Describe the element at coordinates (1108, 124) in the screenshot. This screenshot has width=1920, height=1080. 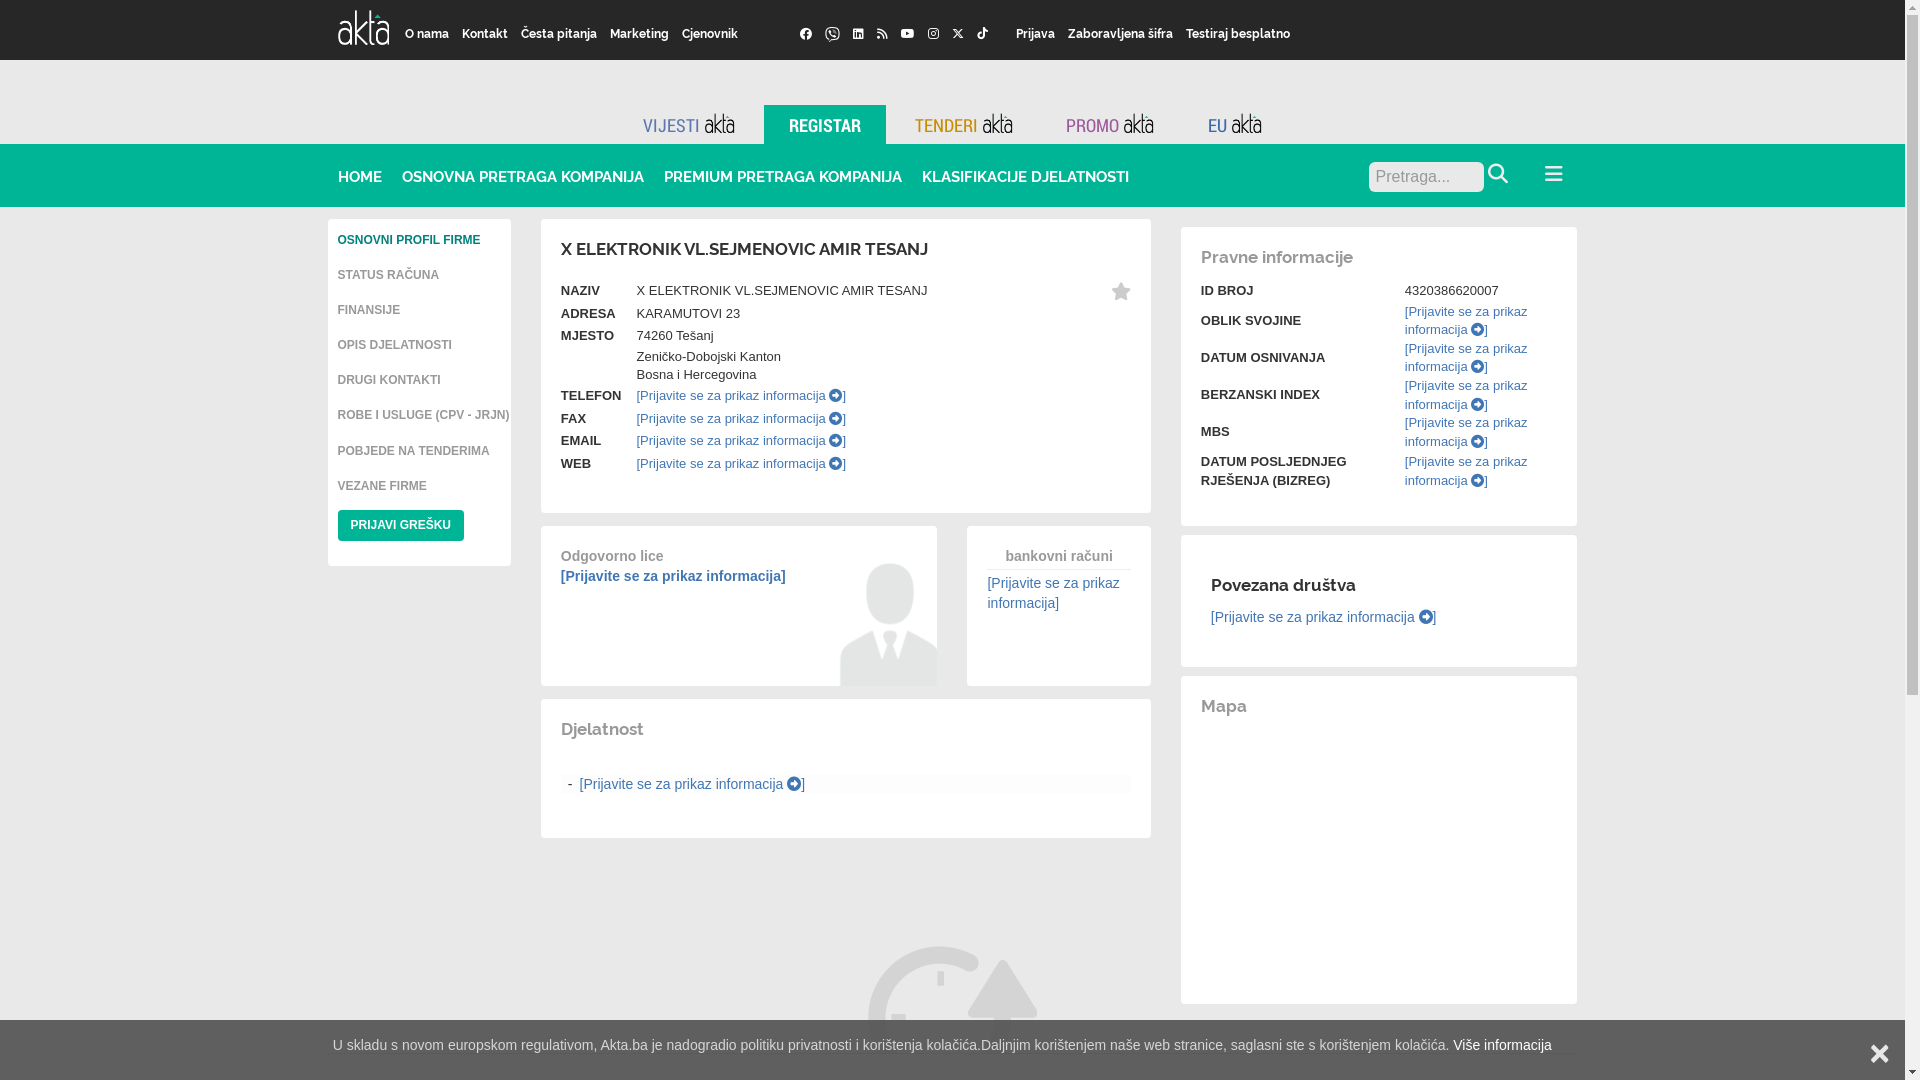
I see `'PROMO'` at that location.